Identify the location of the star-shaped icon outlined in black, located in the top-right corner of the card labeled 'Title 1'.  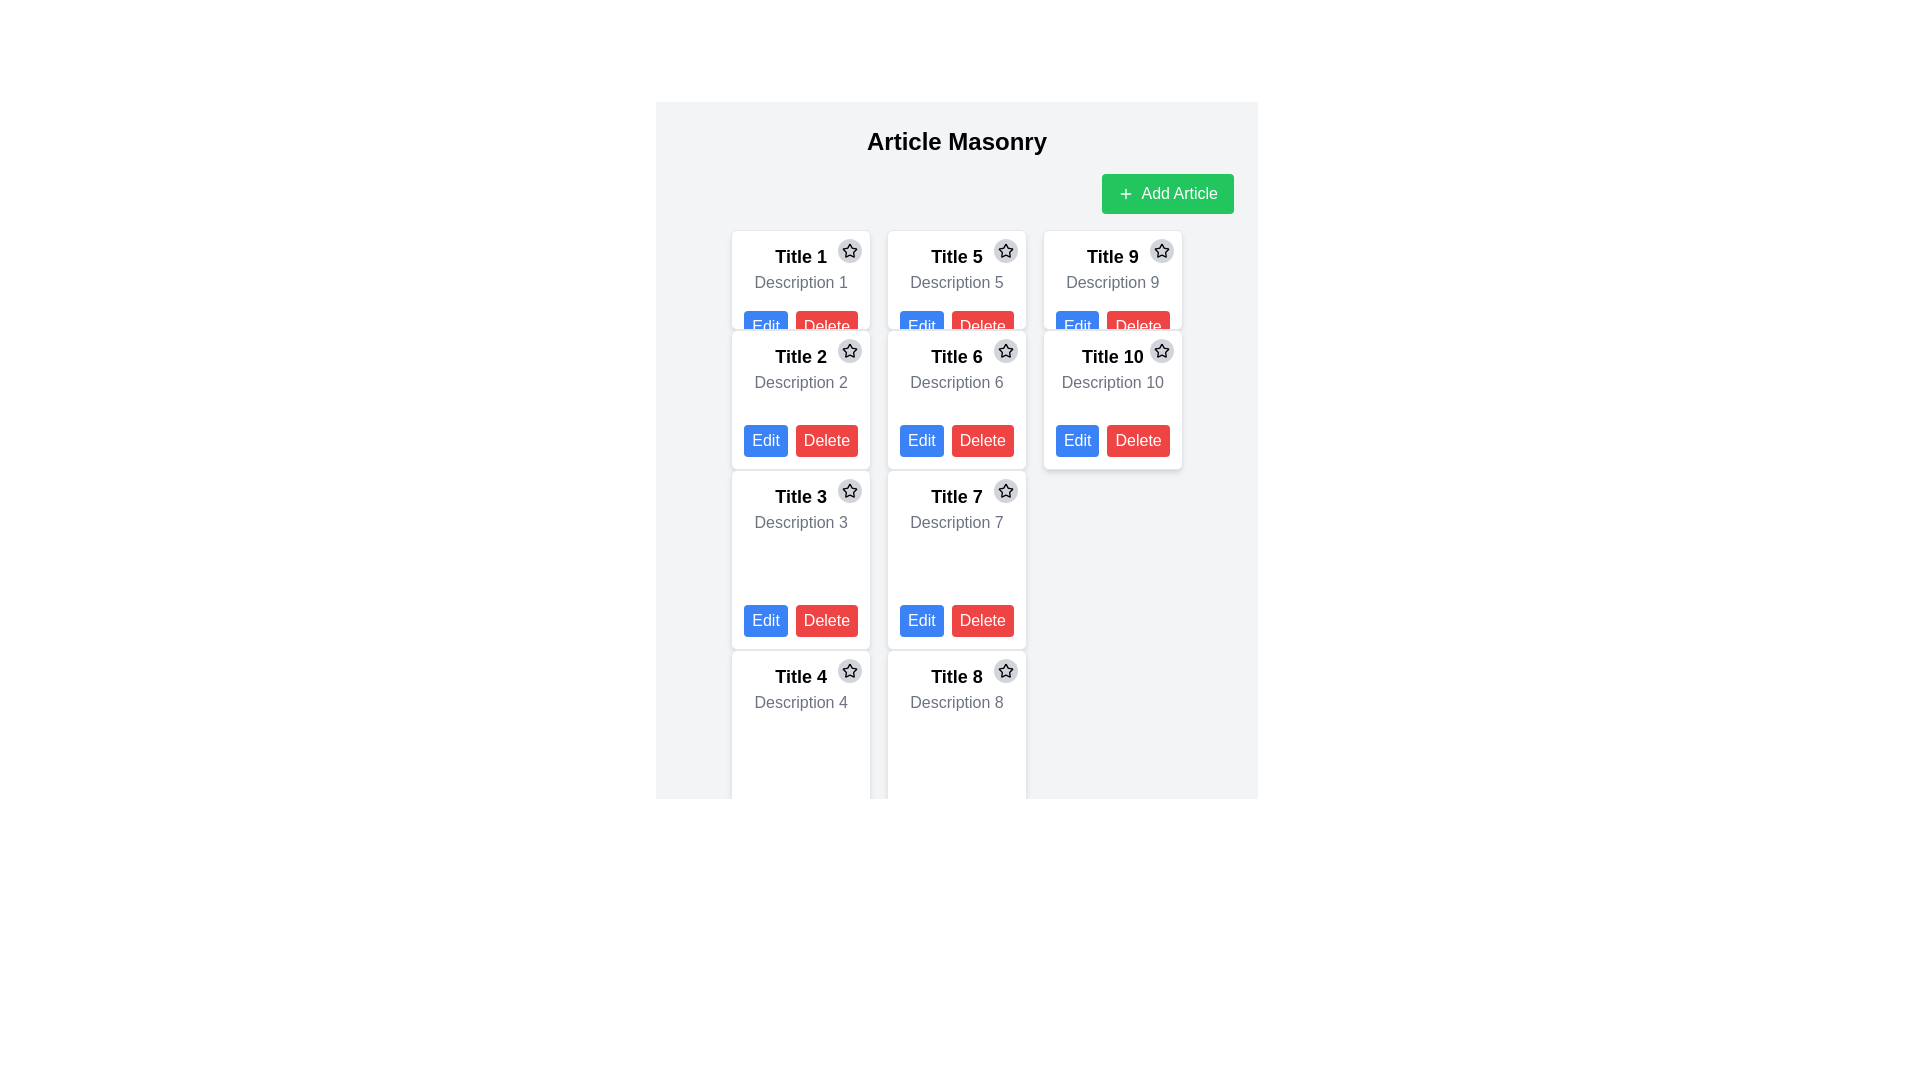
(850, 249).